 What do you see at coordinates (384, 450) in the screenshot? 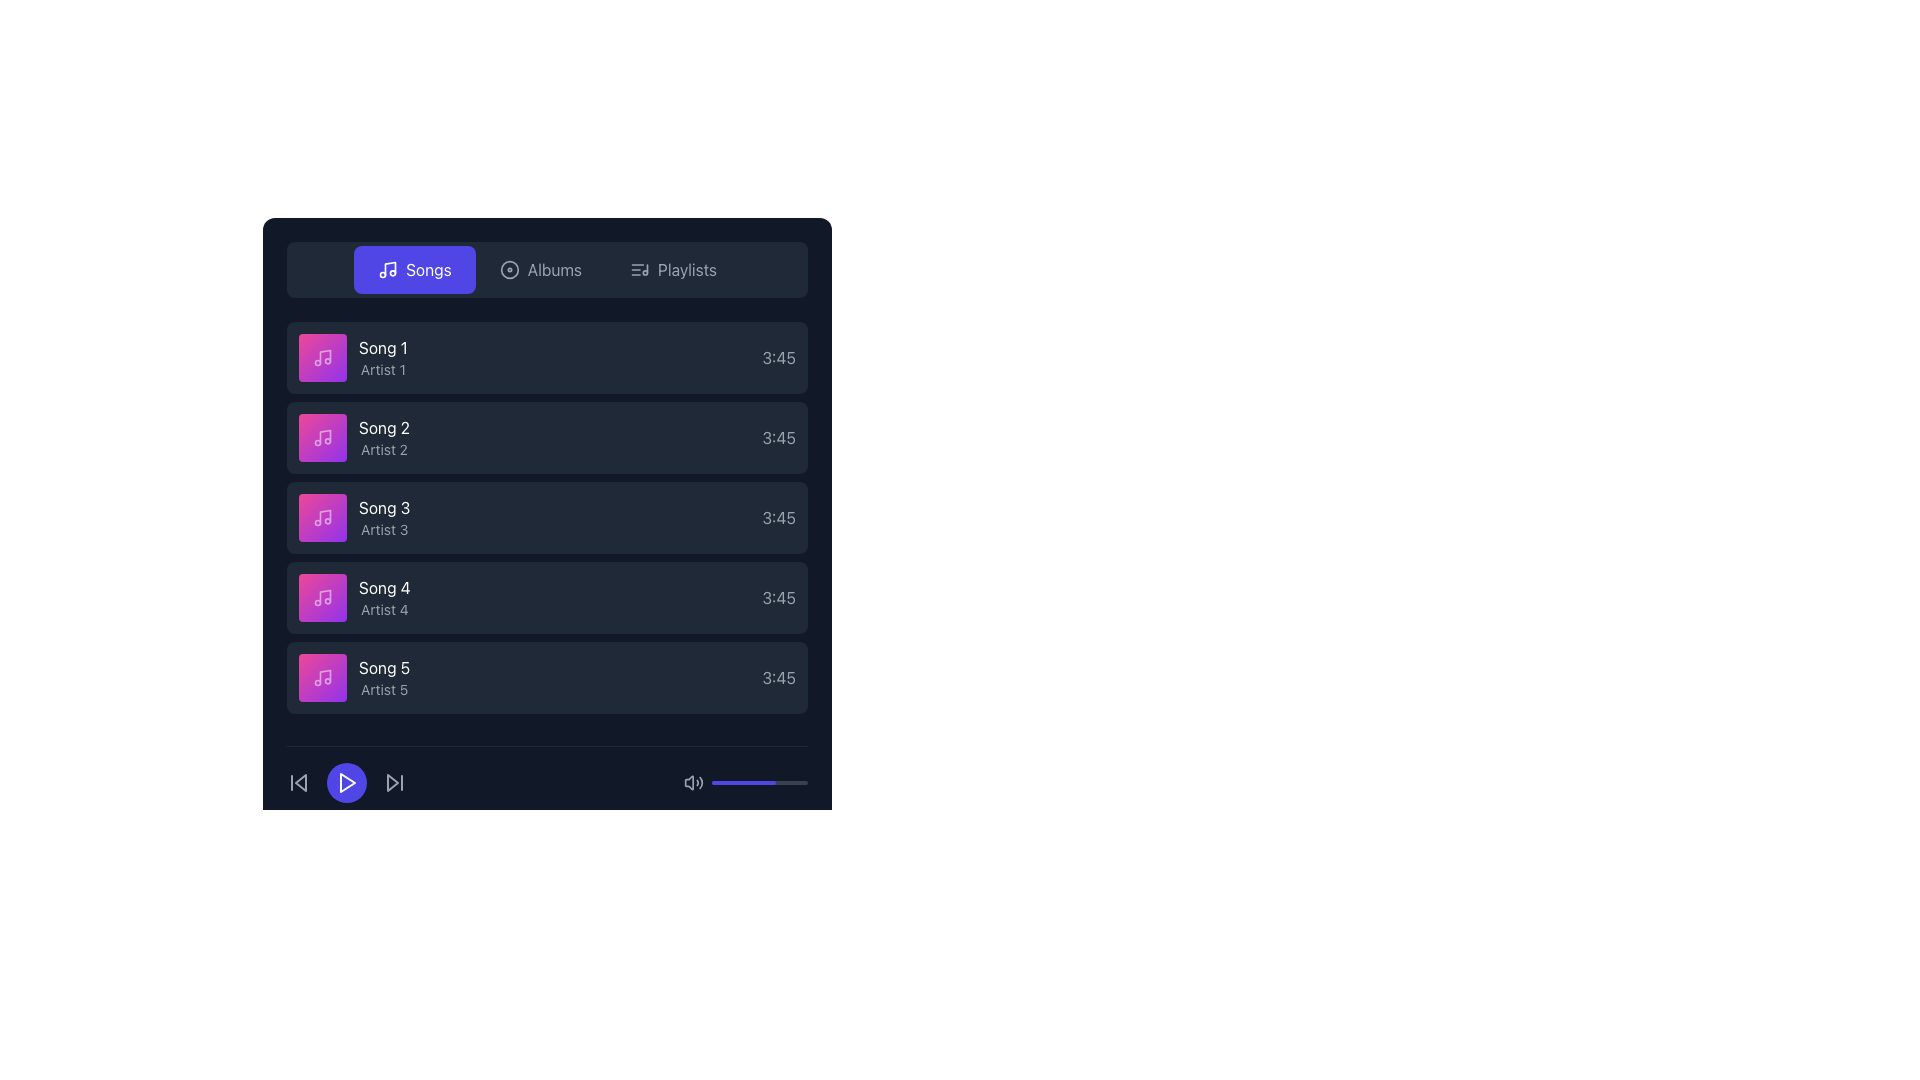
I see `the text label indicating 'Artist 2', which is the second line in the second item of a vertically stacked list associated with the song 'Song 2'` at bounding box center [384, 450].